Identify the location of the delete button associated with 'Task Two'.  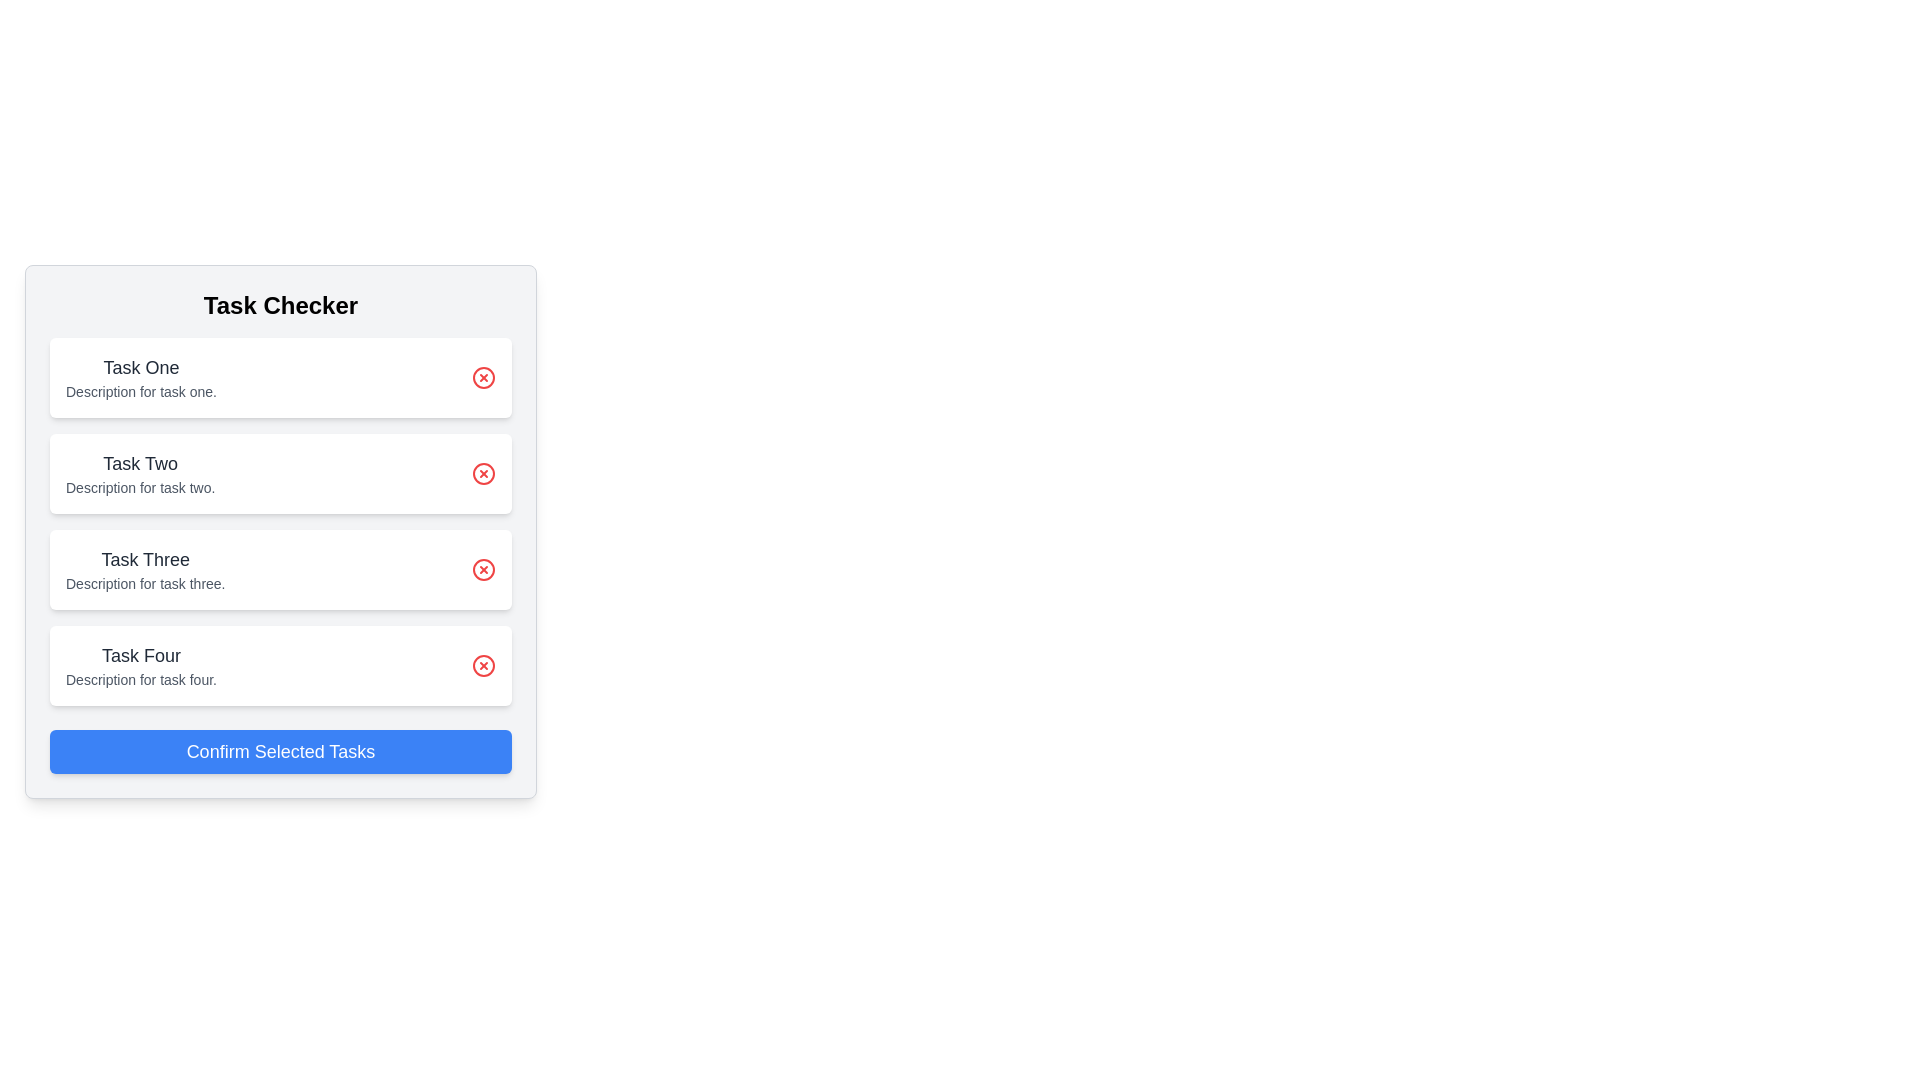
(484, 474).